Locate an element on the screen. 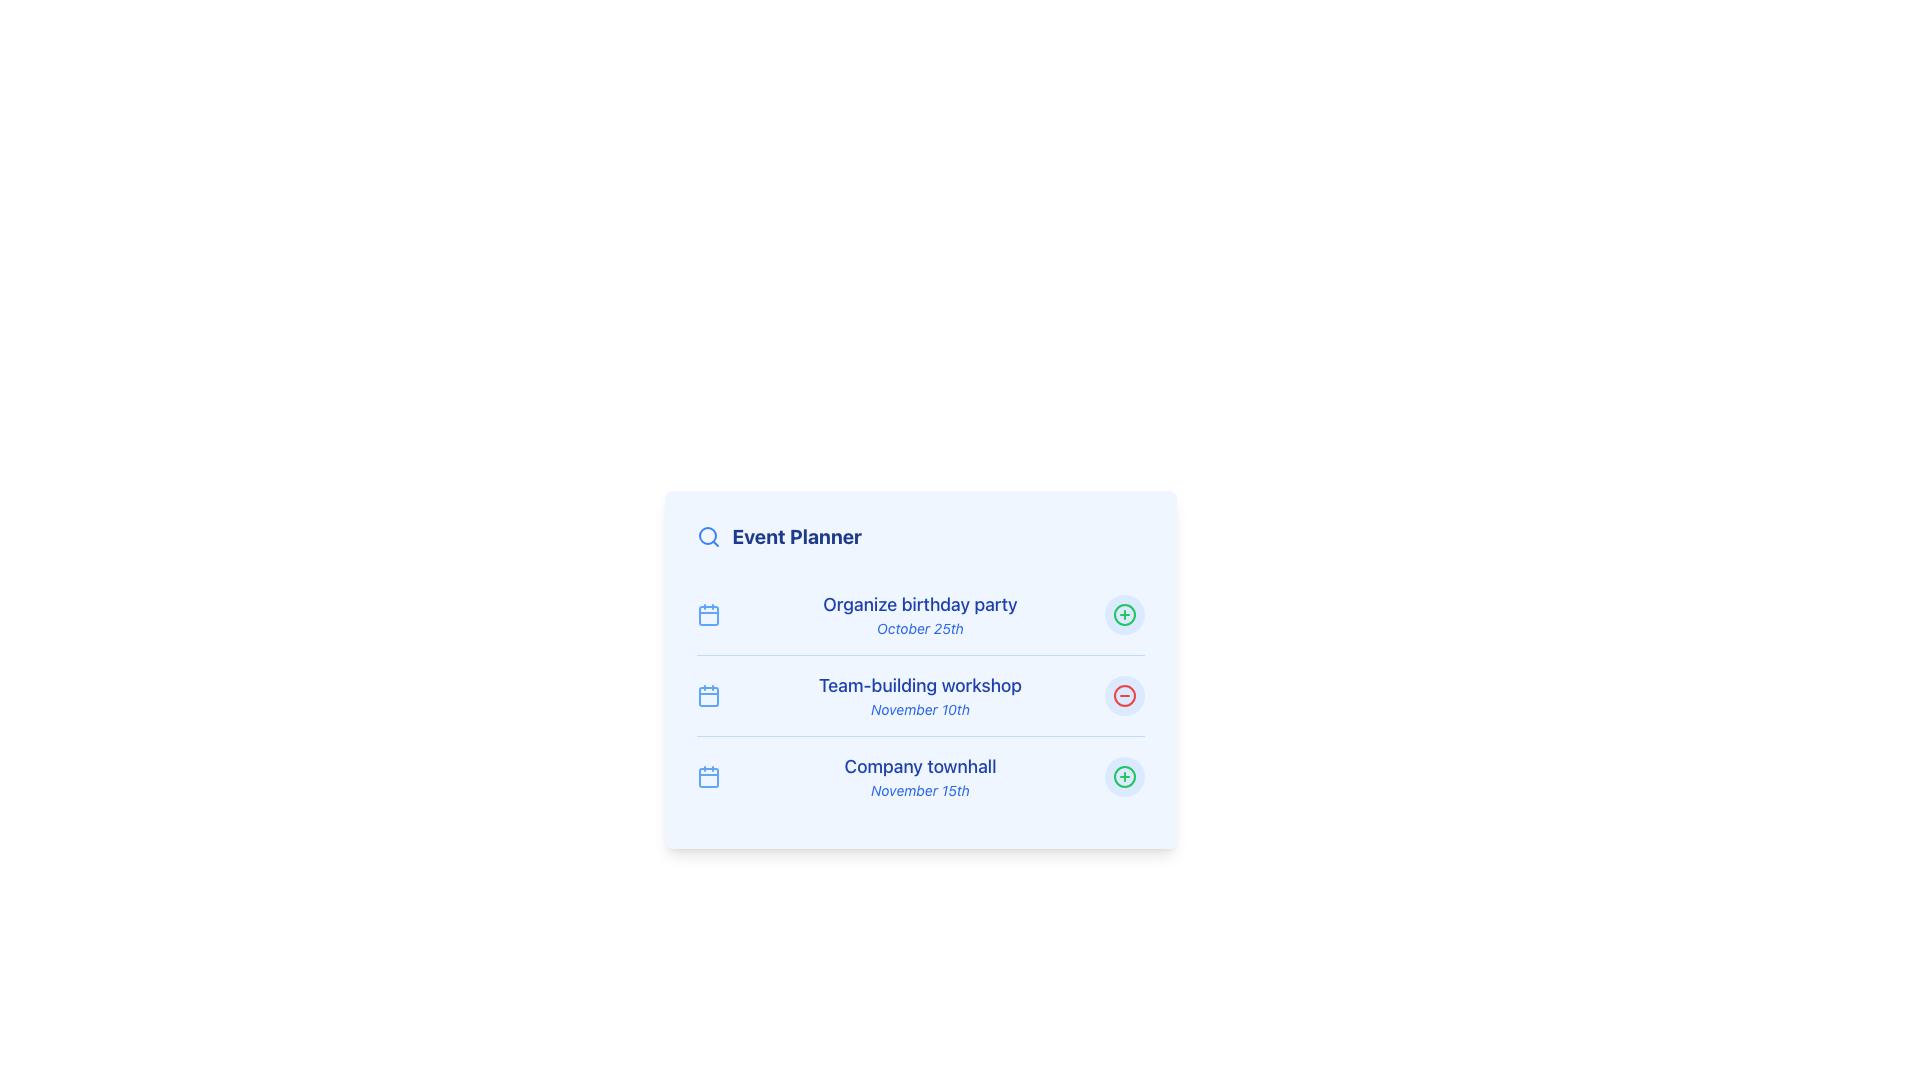 Image resolution: width=1920 pixels, height=1080 pixels. the text label displaying 'October 25th', which is styled in blue and italicized, located under 'Organize birthday party' in the 'Event Planner' list is located at coordinates (919, 627).